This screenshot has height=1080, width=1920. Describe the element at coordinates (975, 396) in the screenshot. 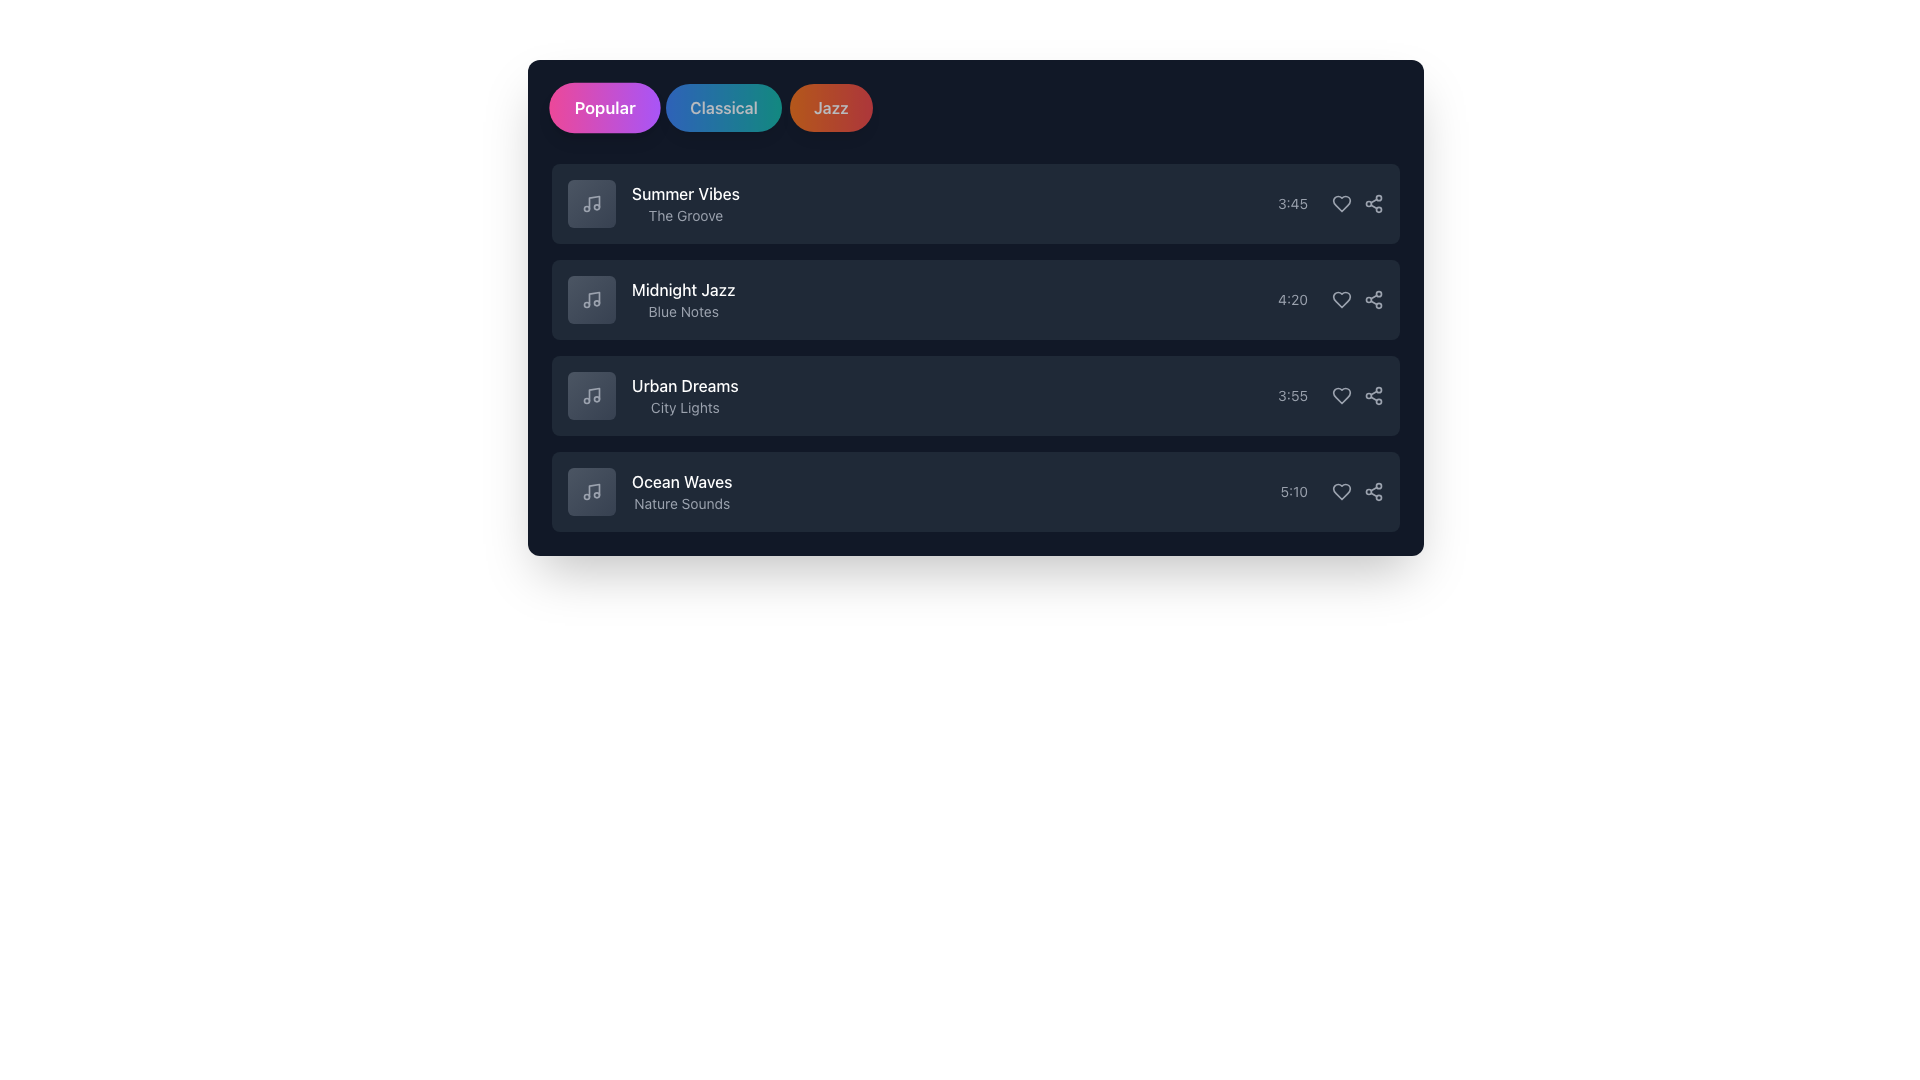

I see `the song entry in the playlist which is positioned third in a vertically stacked list, below 'Midnight Jazz' and above 'Ocean Waves'` at that location.